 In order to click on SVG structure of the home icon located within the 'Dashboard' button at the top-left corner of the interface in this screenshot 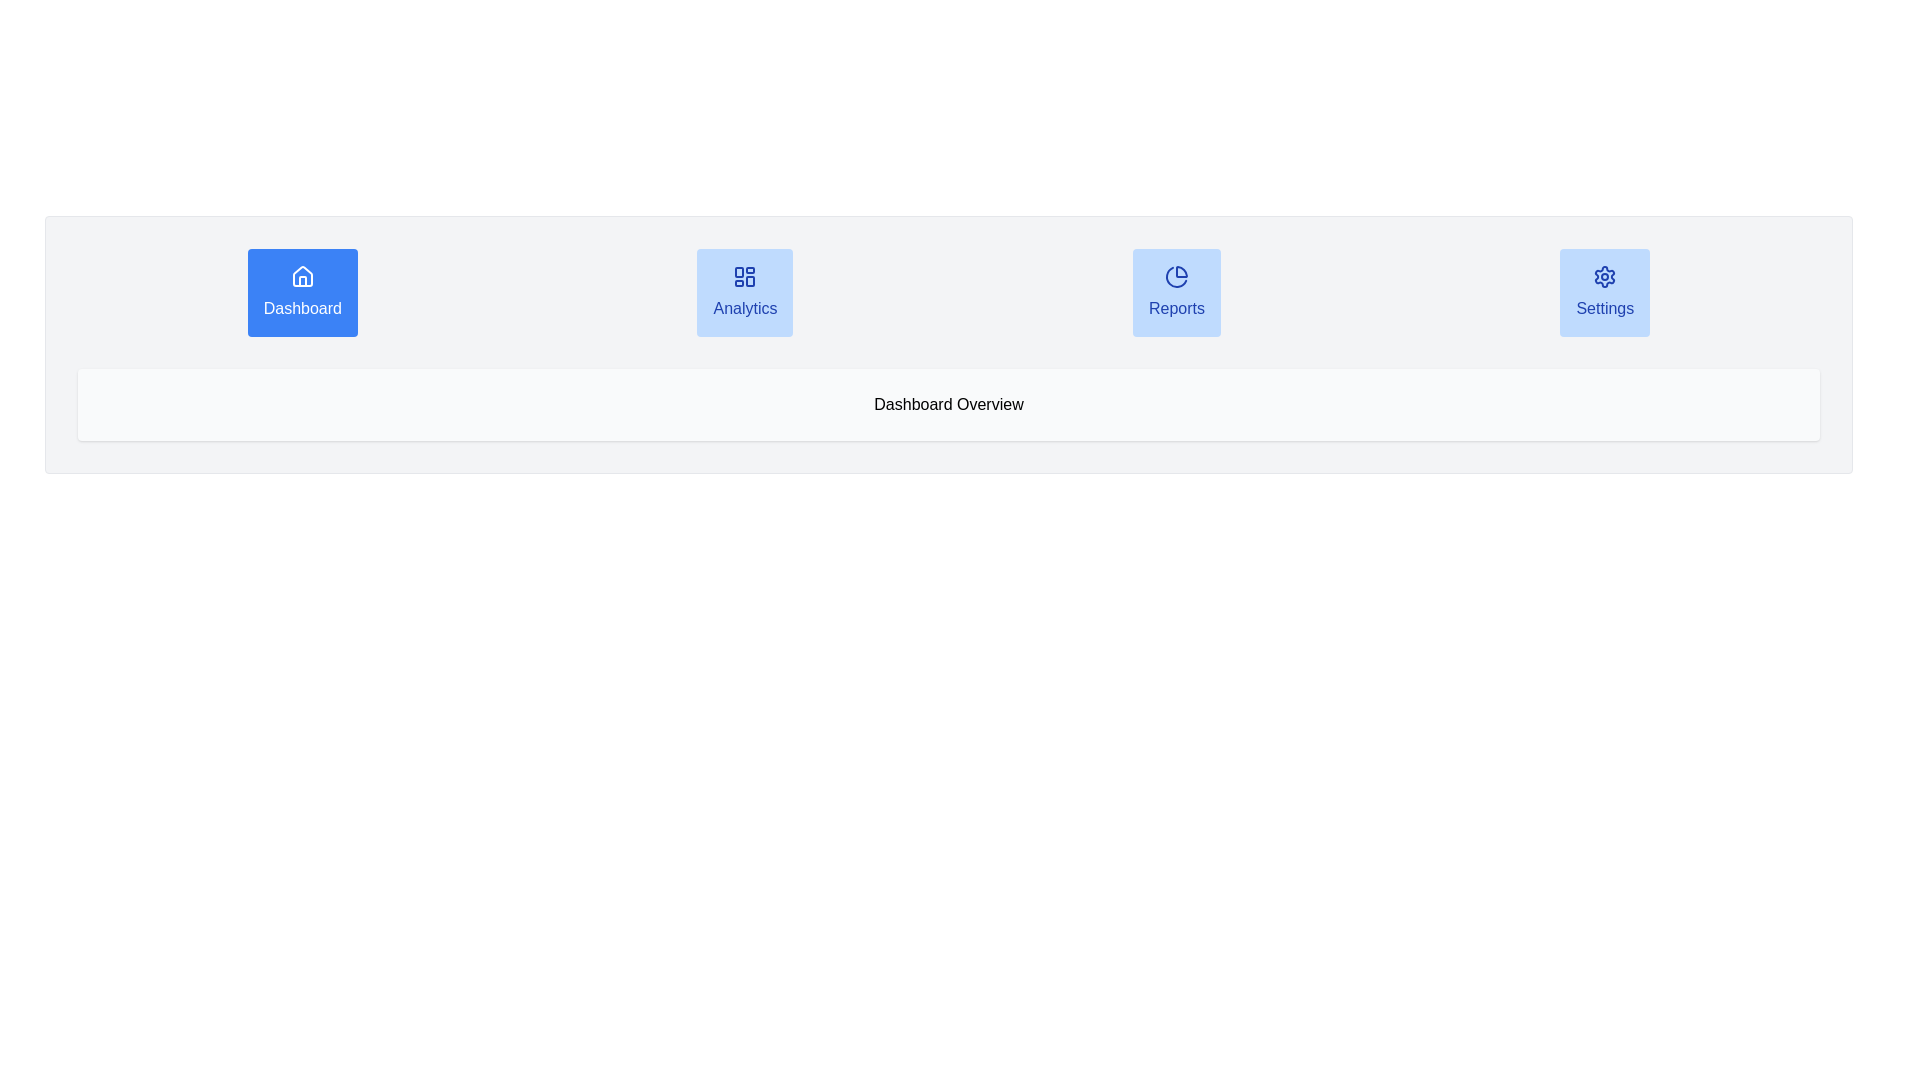, I will do `click(301, 276)`.